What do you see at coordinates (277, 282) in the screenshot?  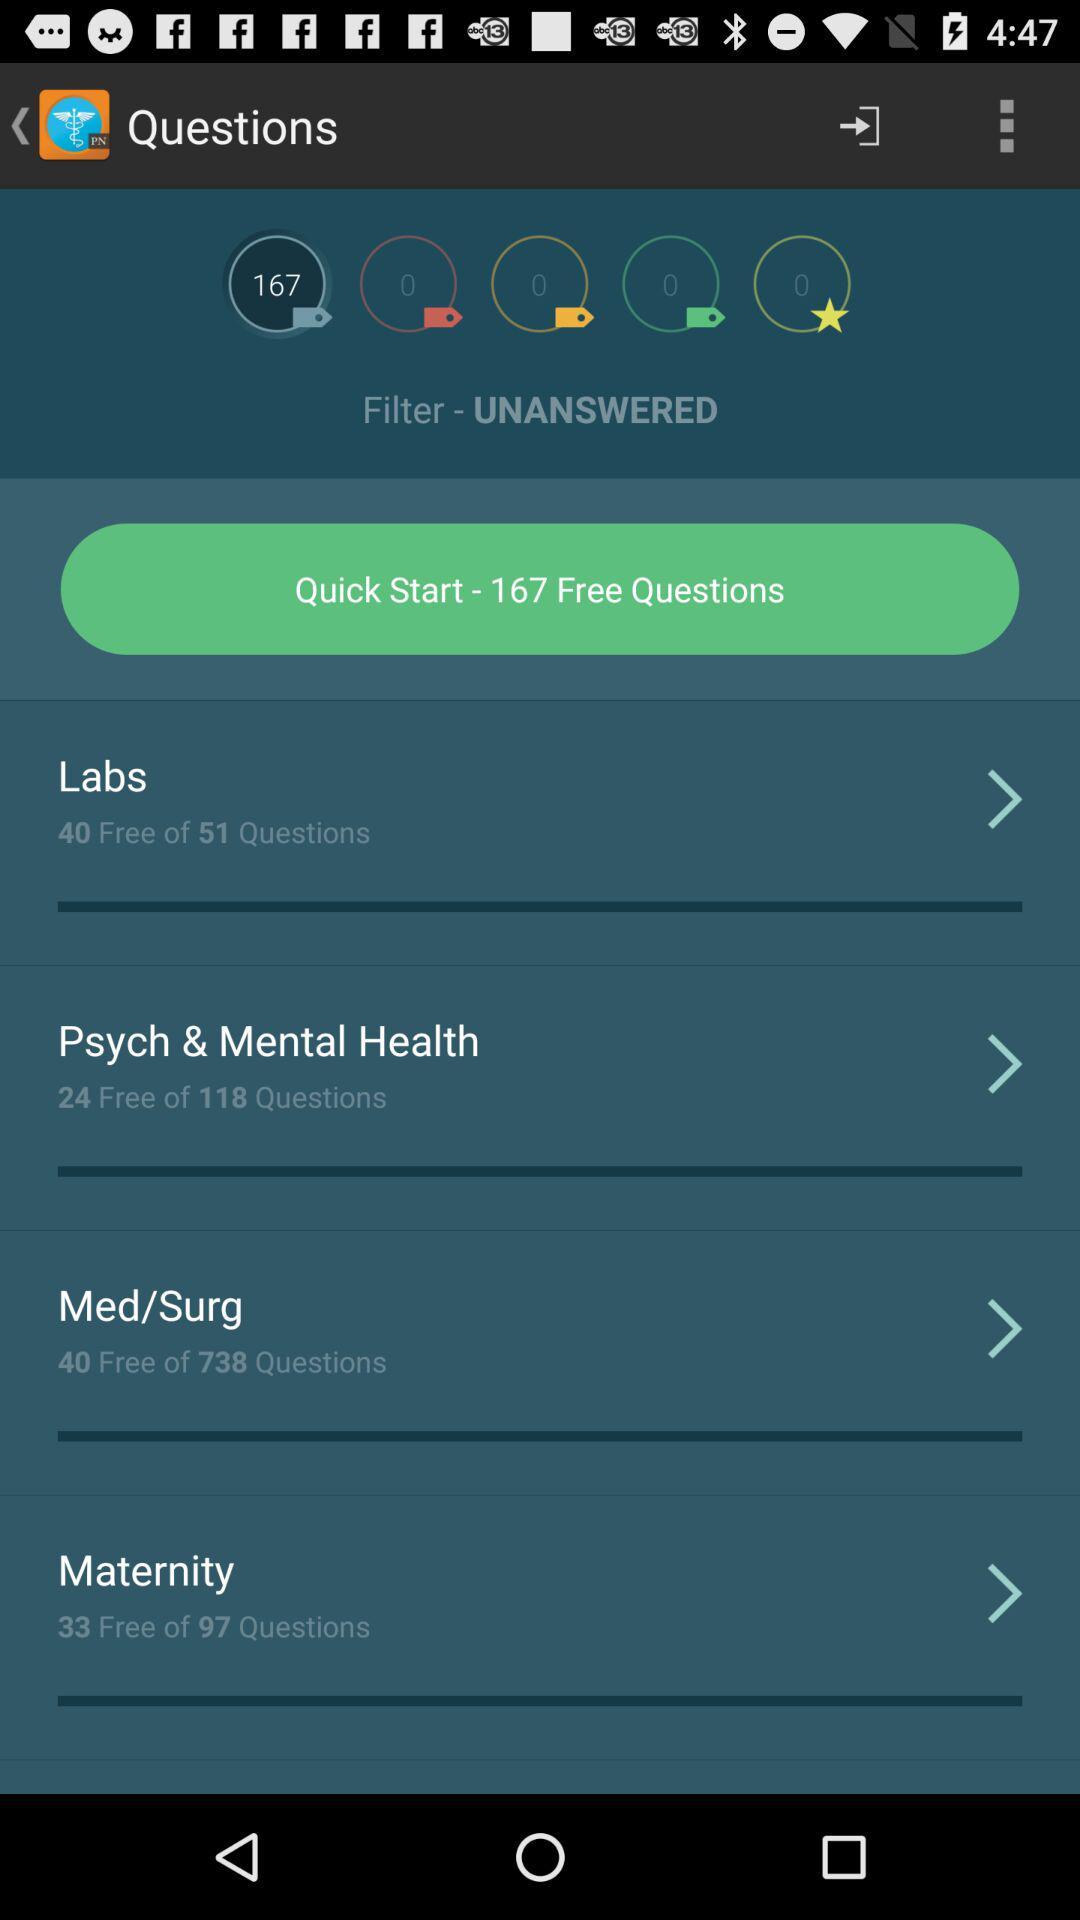 I see `click on 167` at bounding box center [277, 282].